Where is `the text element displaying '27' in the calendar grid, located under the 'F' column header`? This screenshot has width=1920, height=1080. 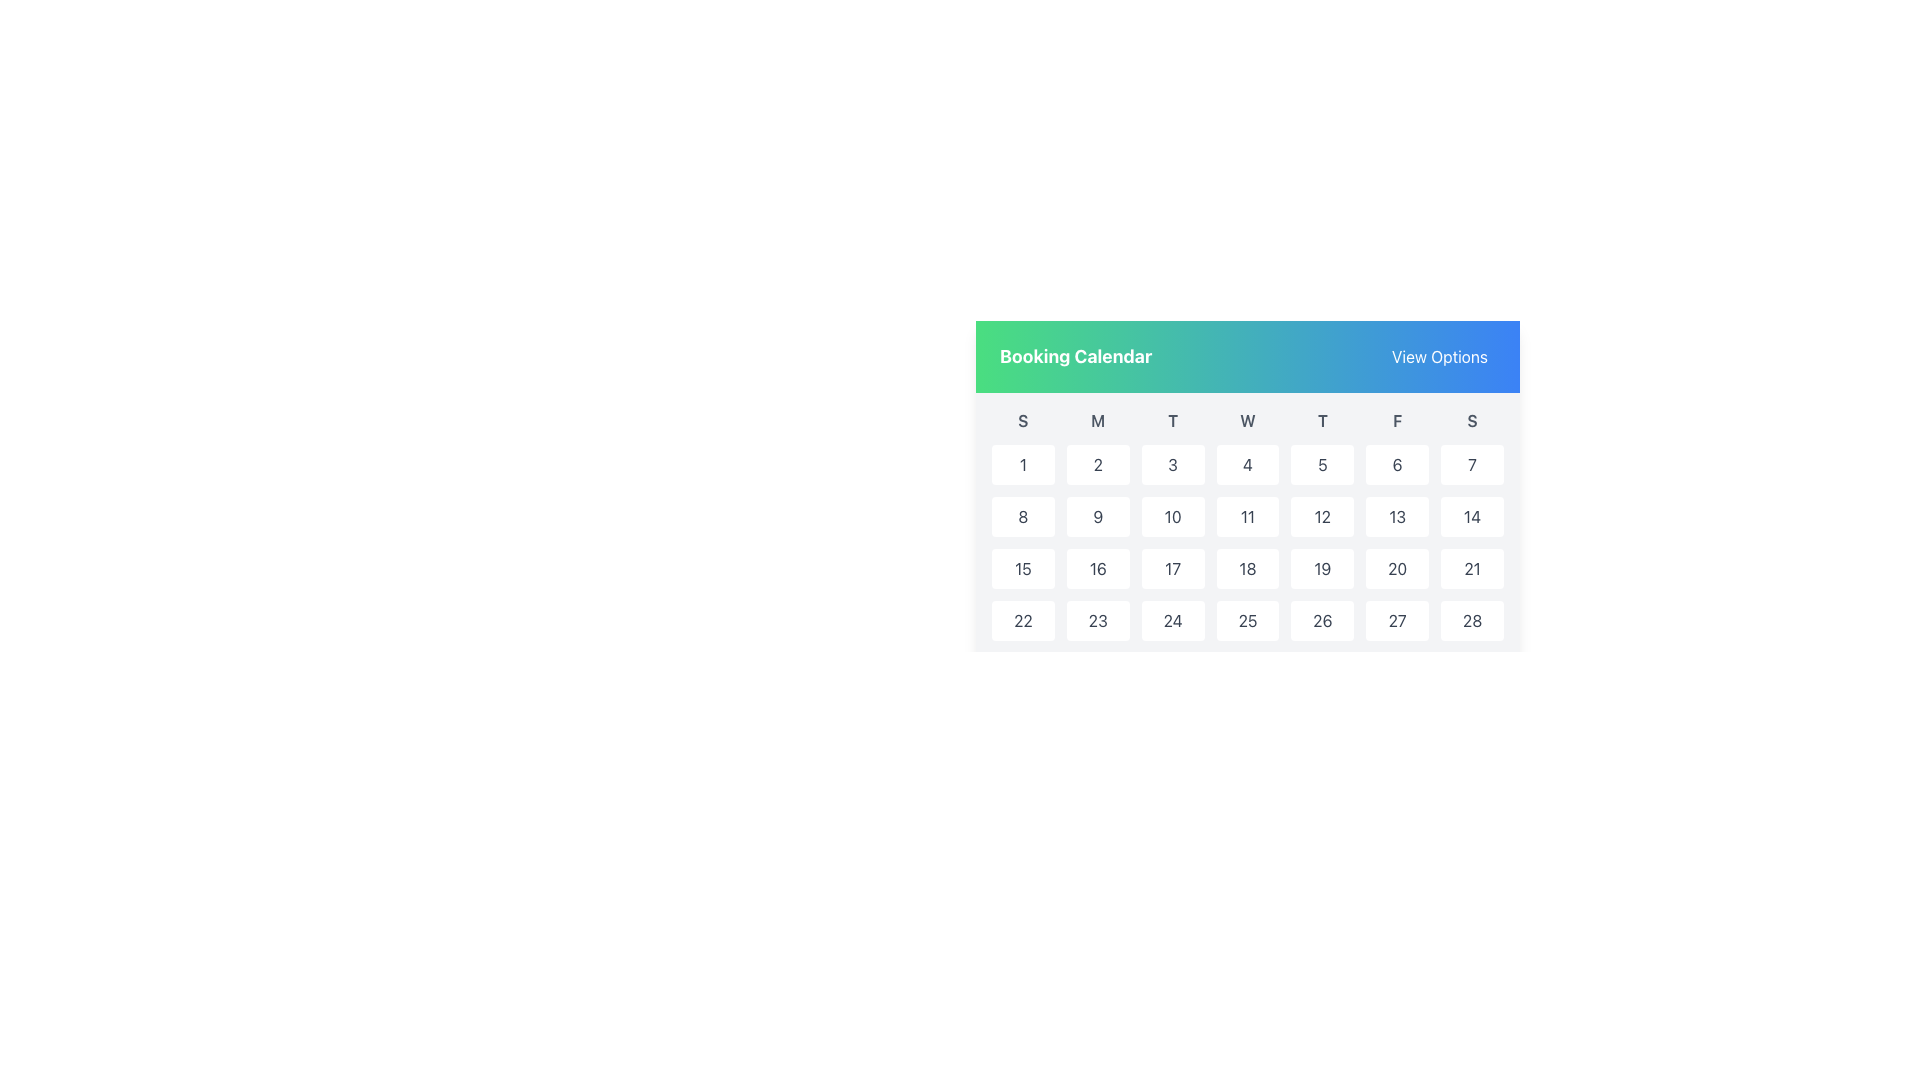 the text element displaying '27' in the calendar grid, located under the 'F' column header is located at coordinates (1396, 620).